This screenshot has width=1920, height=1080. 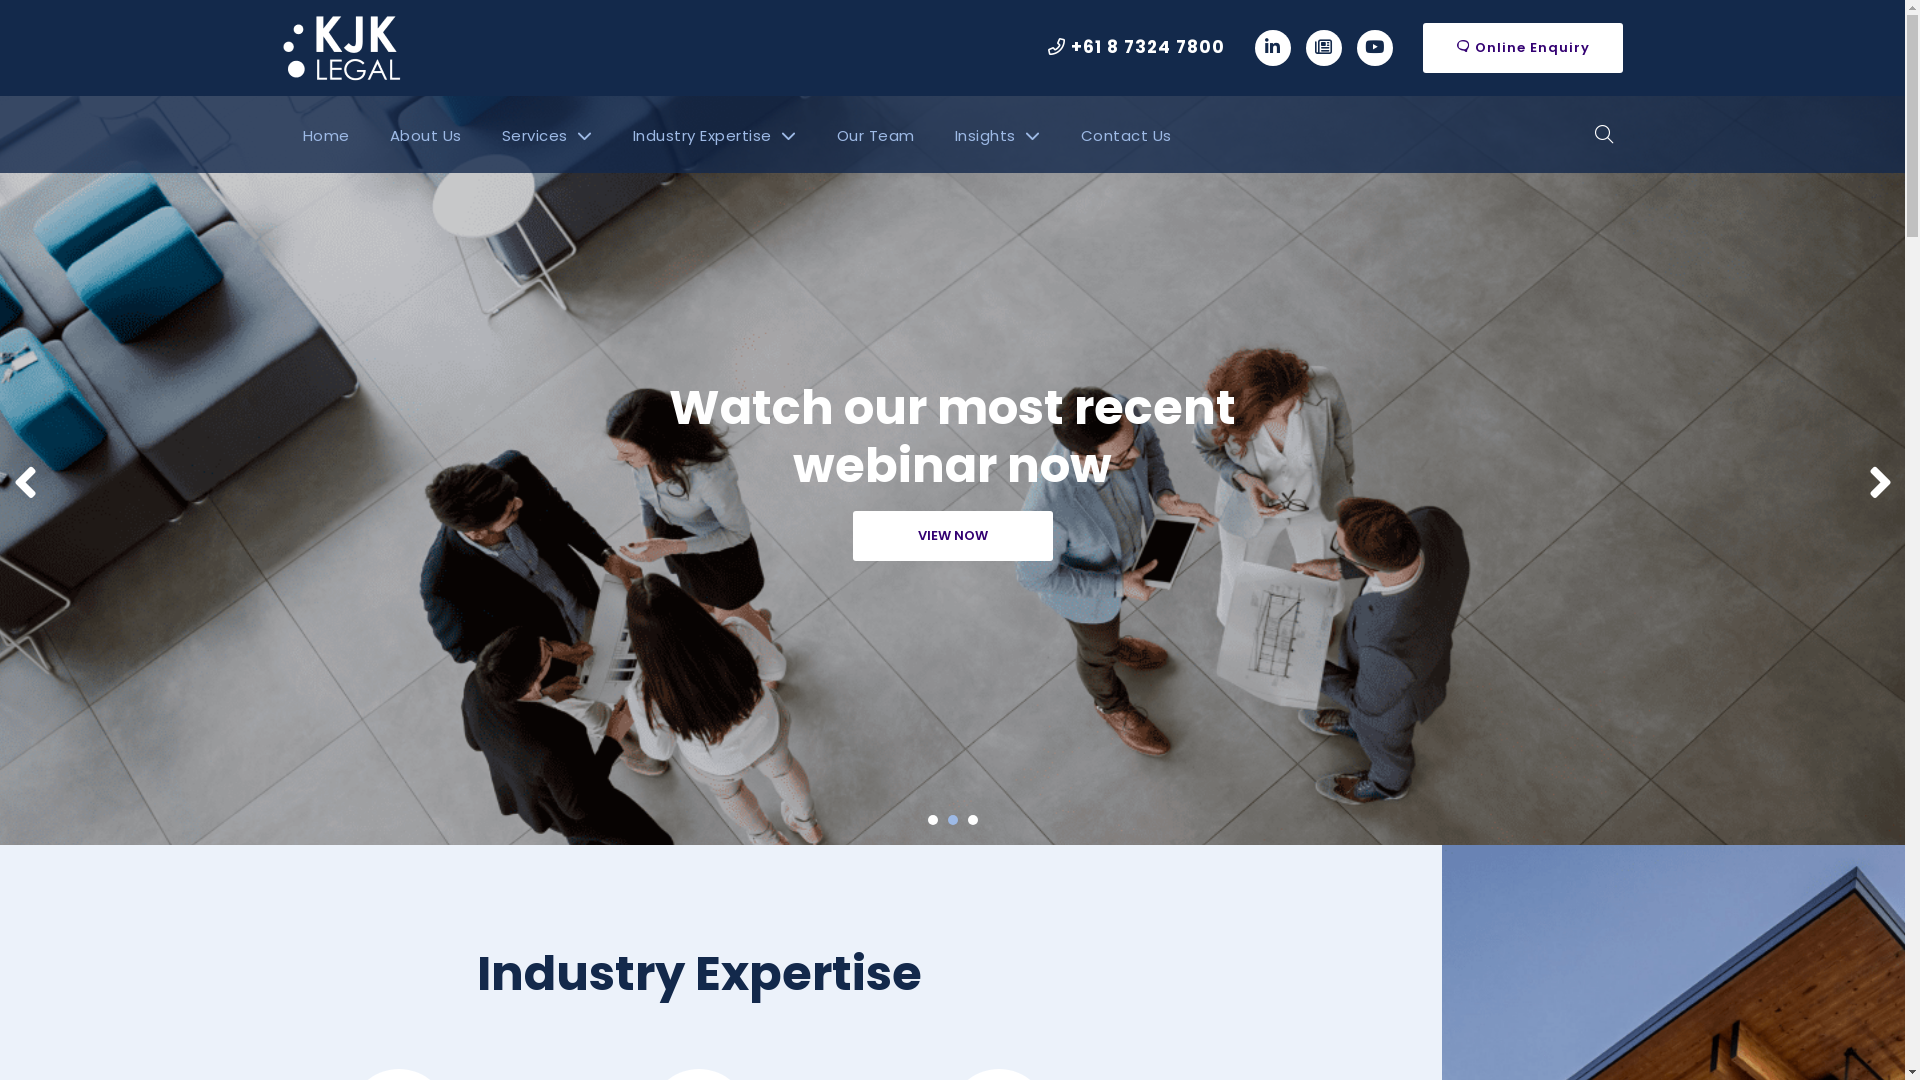 What do you see at coordinates (425, 135) in the screenshot?
I see `'About Us'` at bounding box center [425, 135].